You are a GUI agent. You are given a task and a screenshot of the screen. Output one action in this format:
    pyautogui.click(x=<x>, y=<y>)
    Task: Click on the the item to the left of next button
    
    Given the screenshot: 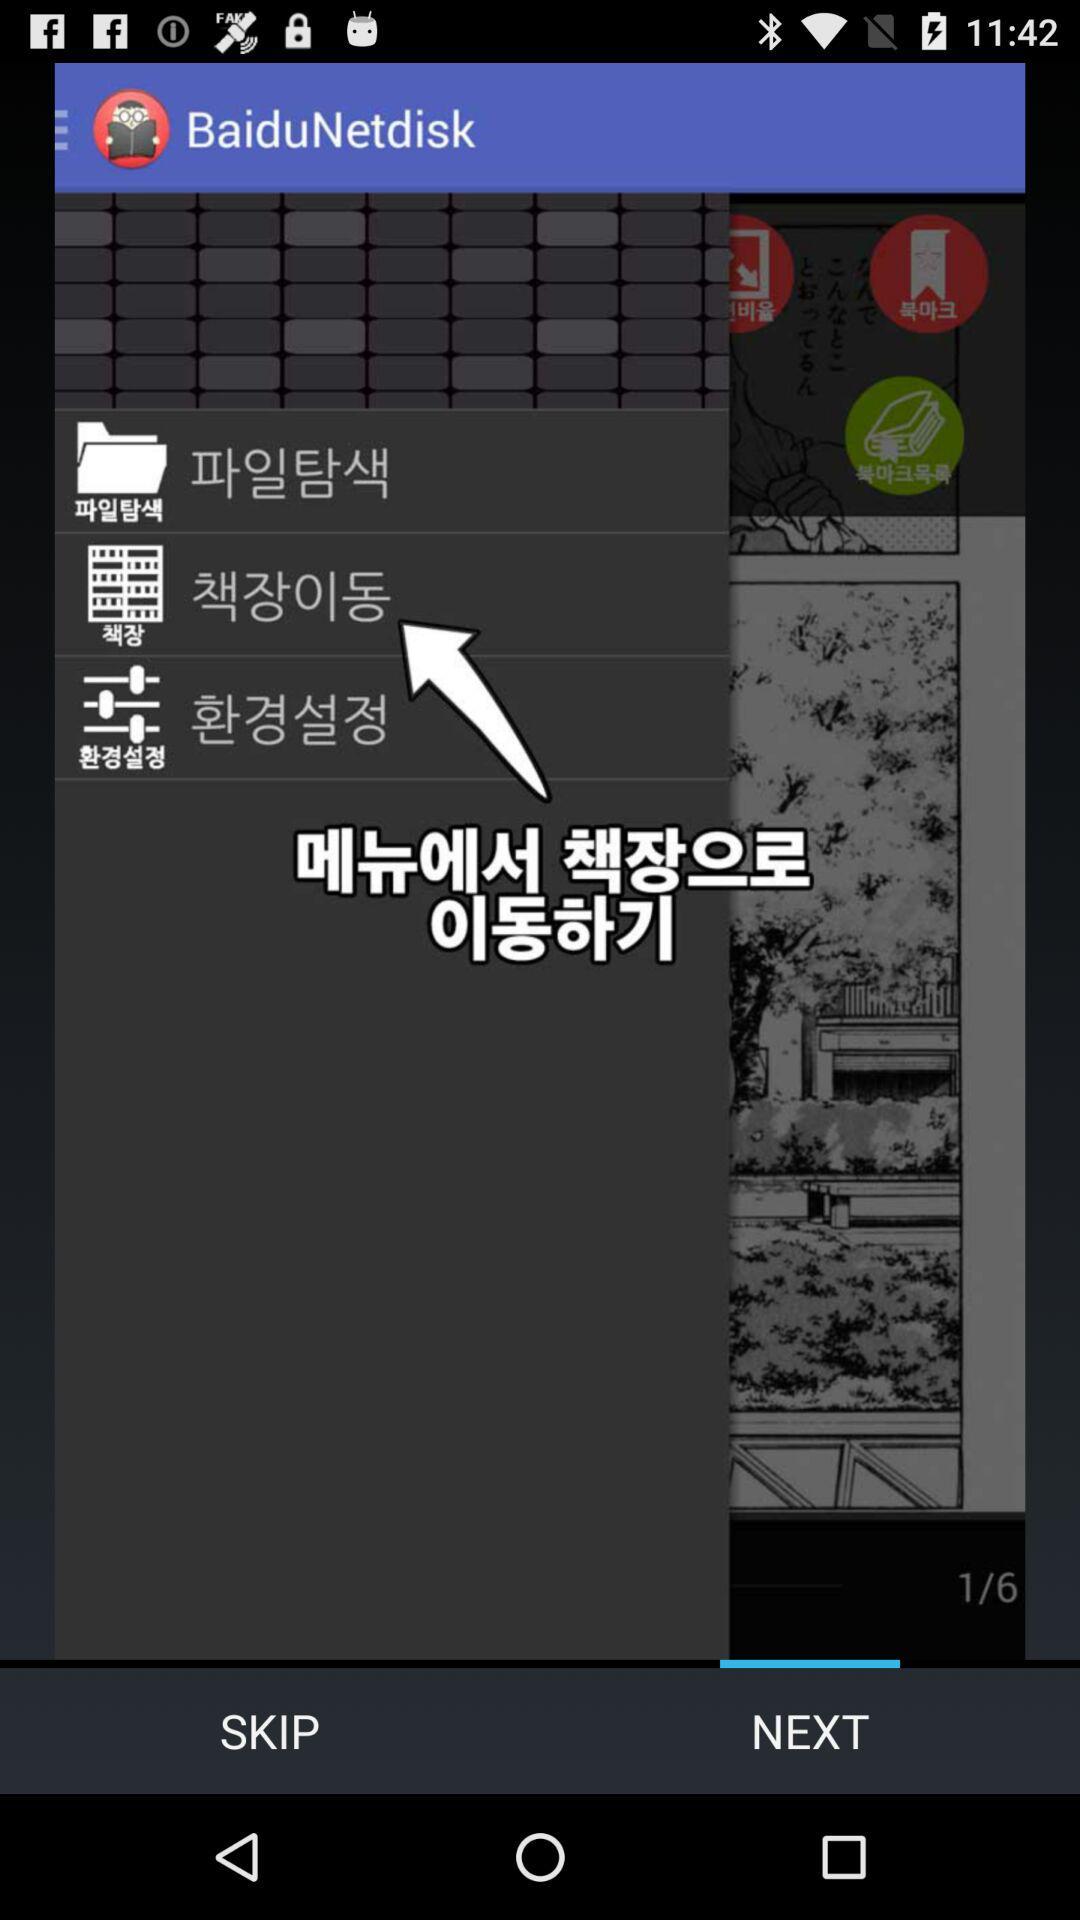 What is the action you would take?
    pyautogui.click(x=270, y=1730)
    